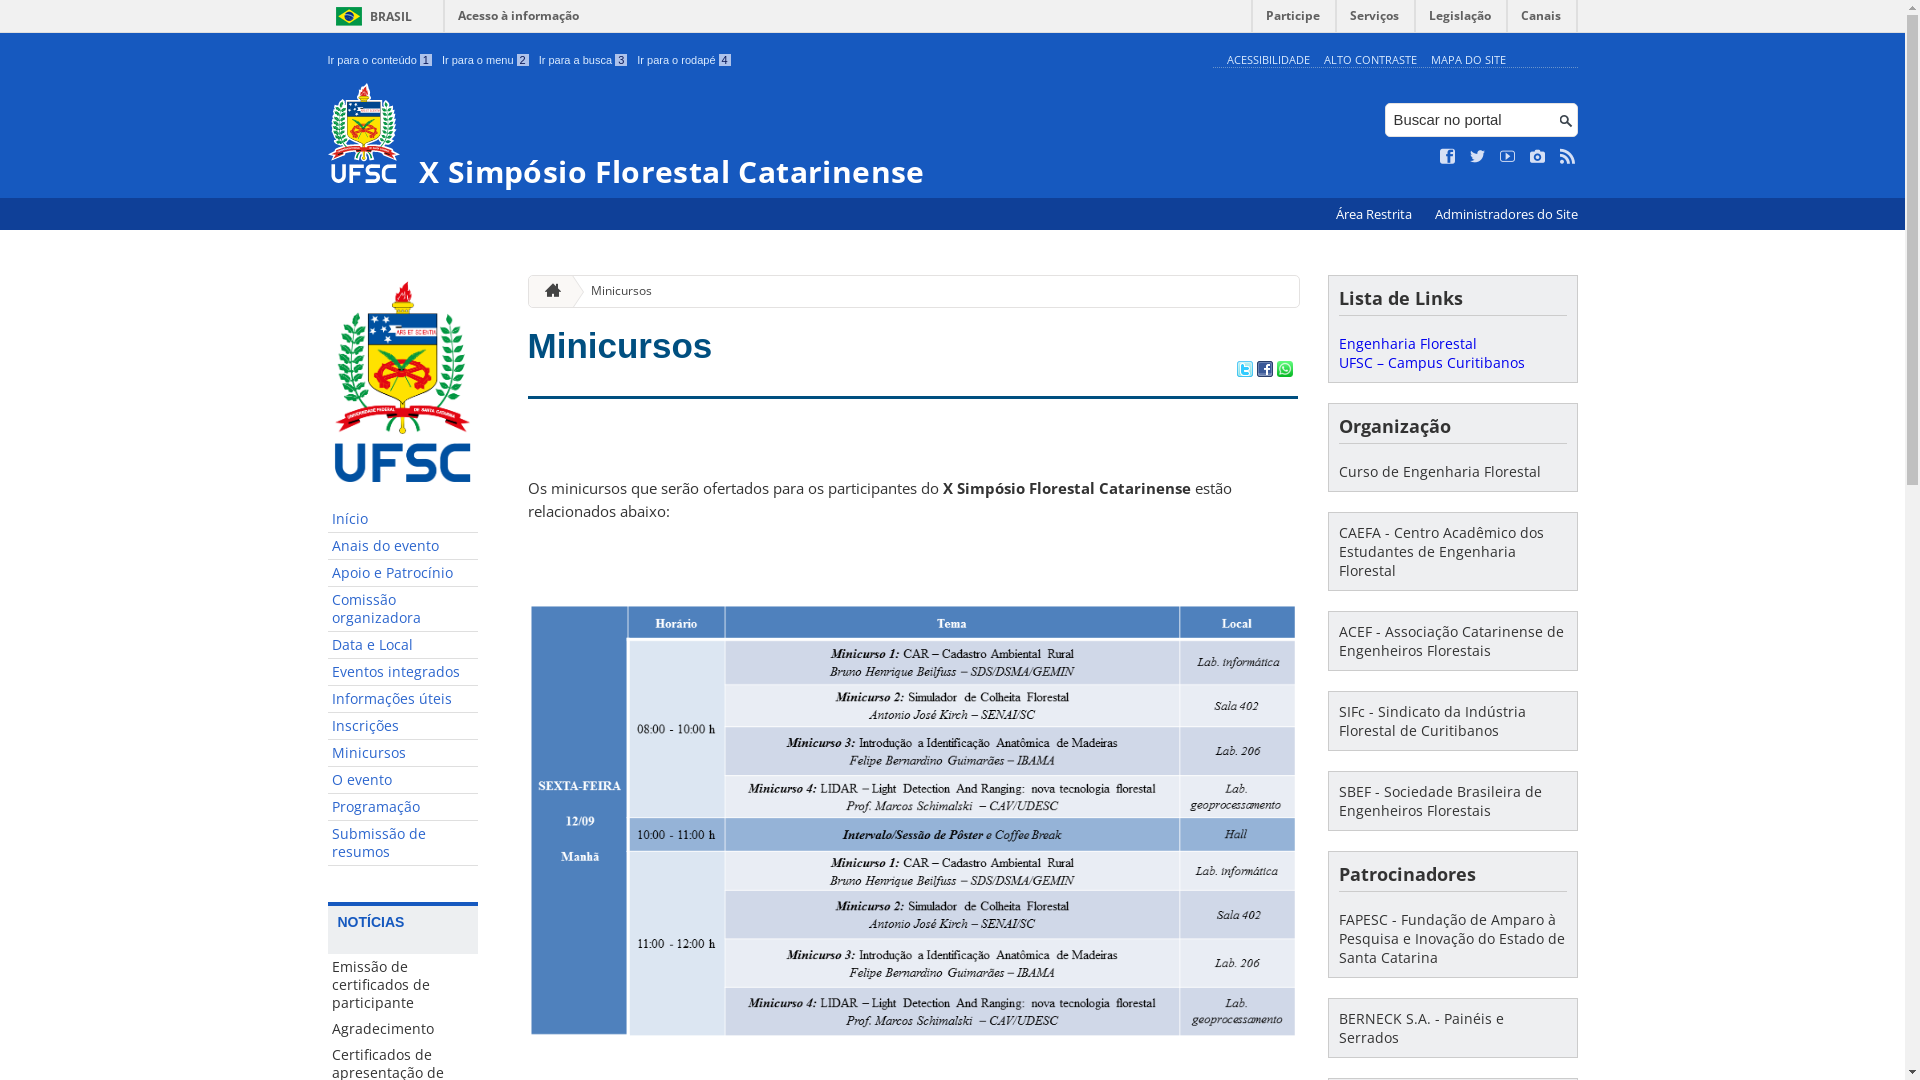 This screenshot has height=1080, width=1920. I want to click on 'Anais do evento', so click(402, 546).